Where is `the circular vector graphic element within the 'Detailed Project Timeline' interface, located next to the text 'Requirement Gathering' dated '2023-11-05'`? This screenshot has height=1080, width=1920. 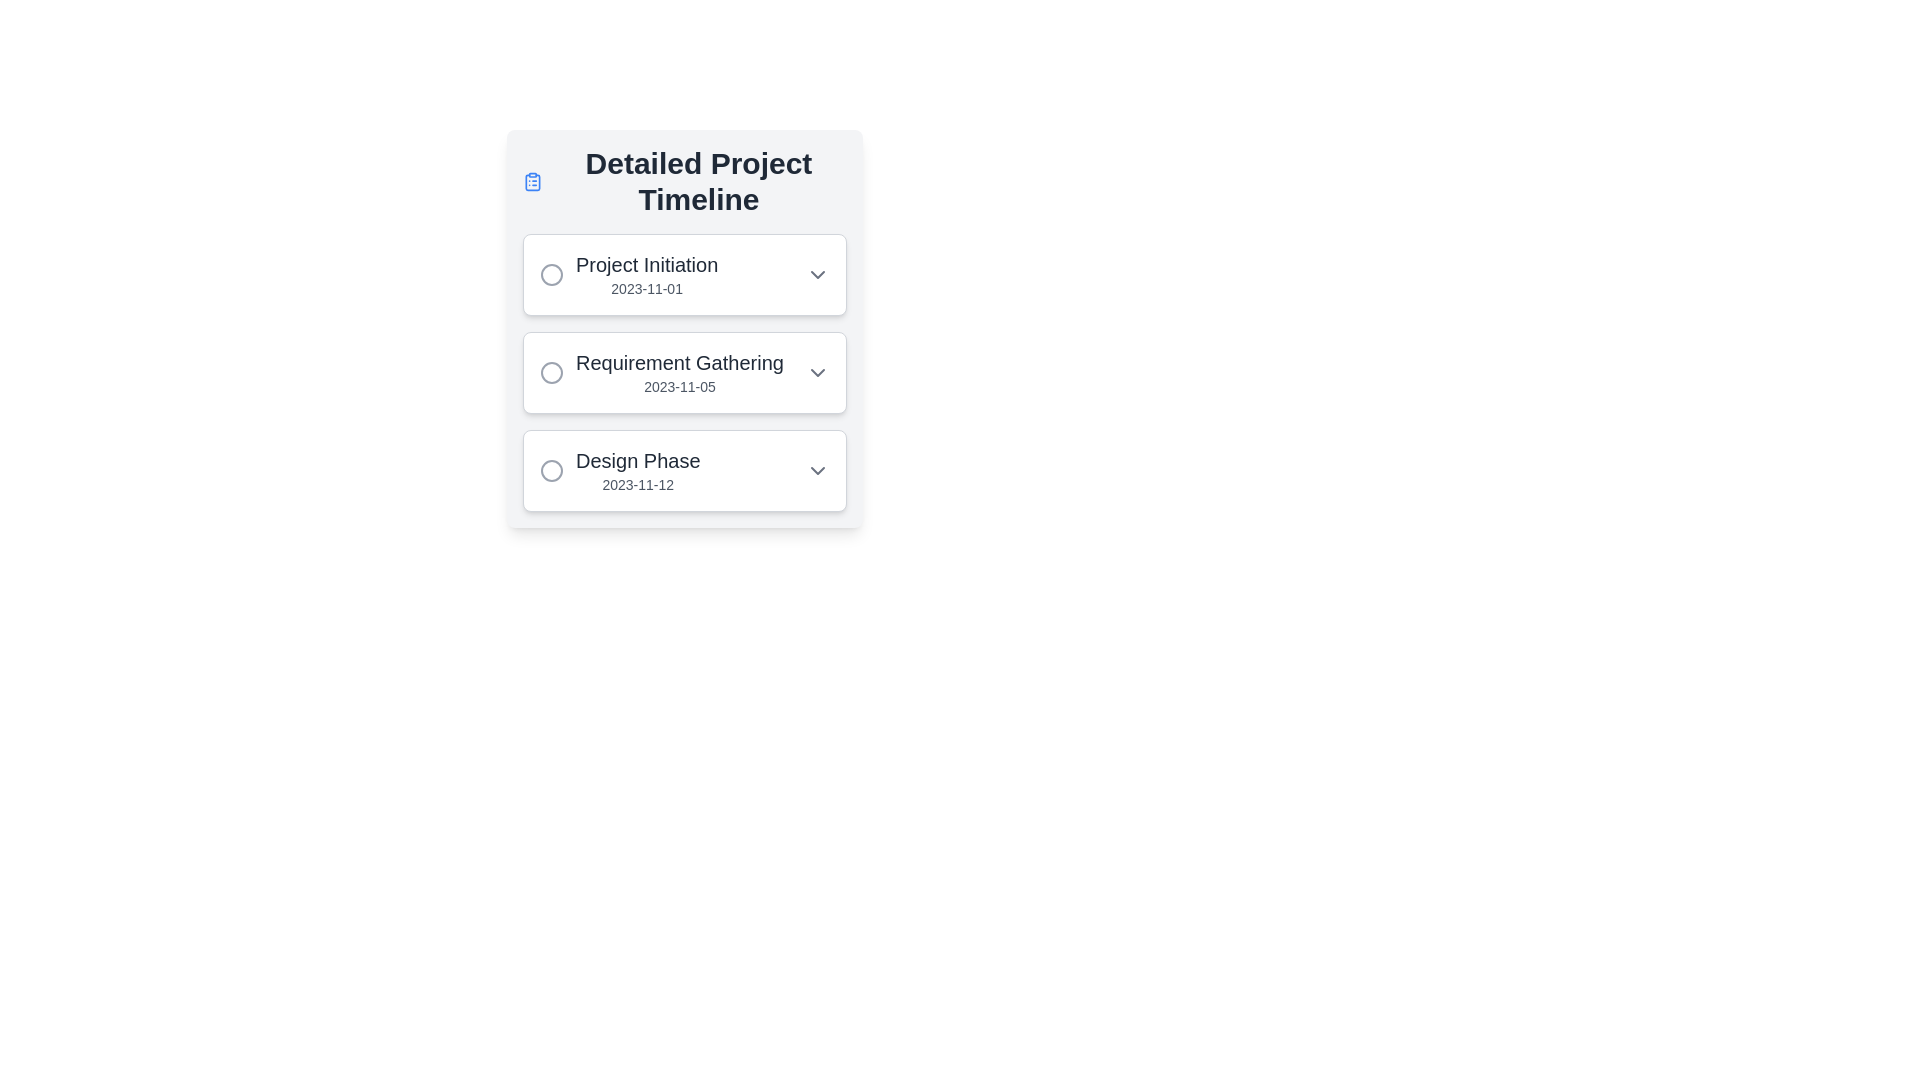
the circular vector graphic element within the 'Detailed Project Timeline' interface, located next to the text 'Requirement Gathering' dated '2023-11-05' is located at coordinates (552, 373).